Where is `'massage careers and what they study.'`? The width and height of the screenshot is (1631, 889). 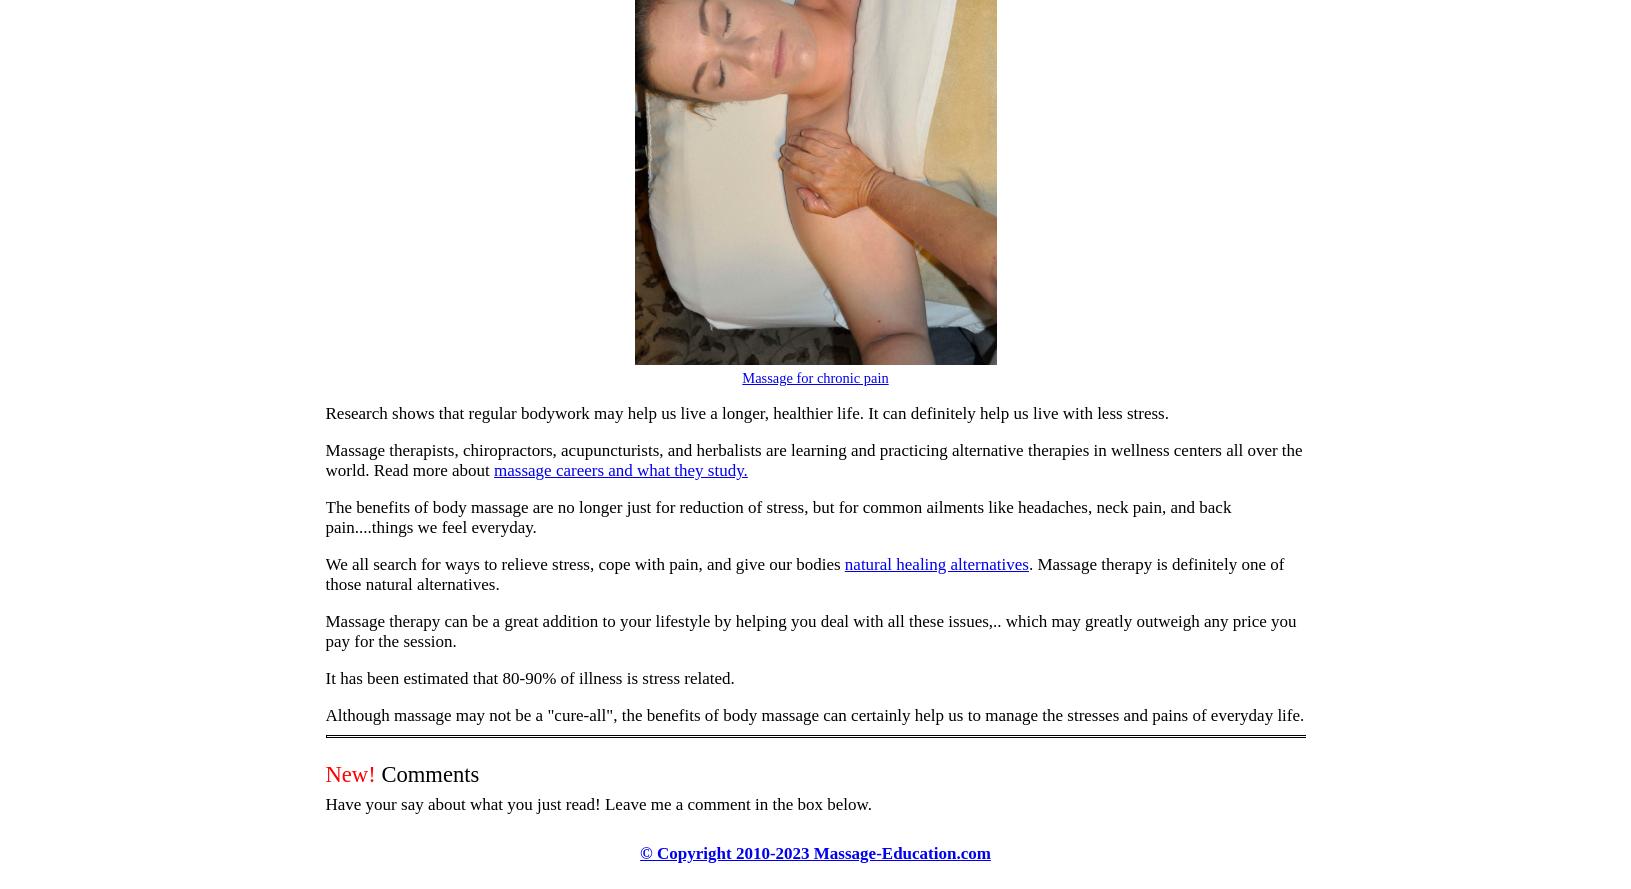
'massage careers and what they study.' is located at coordinates (620, 469).